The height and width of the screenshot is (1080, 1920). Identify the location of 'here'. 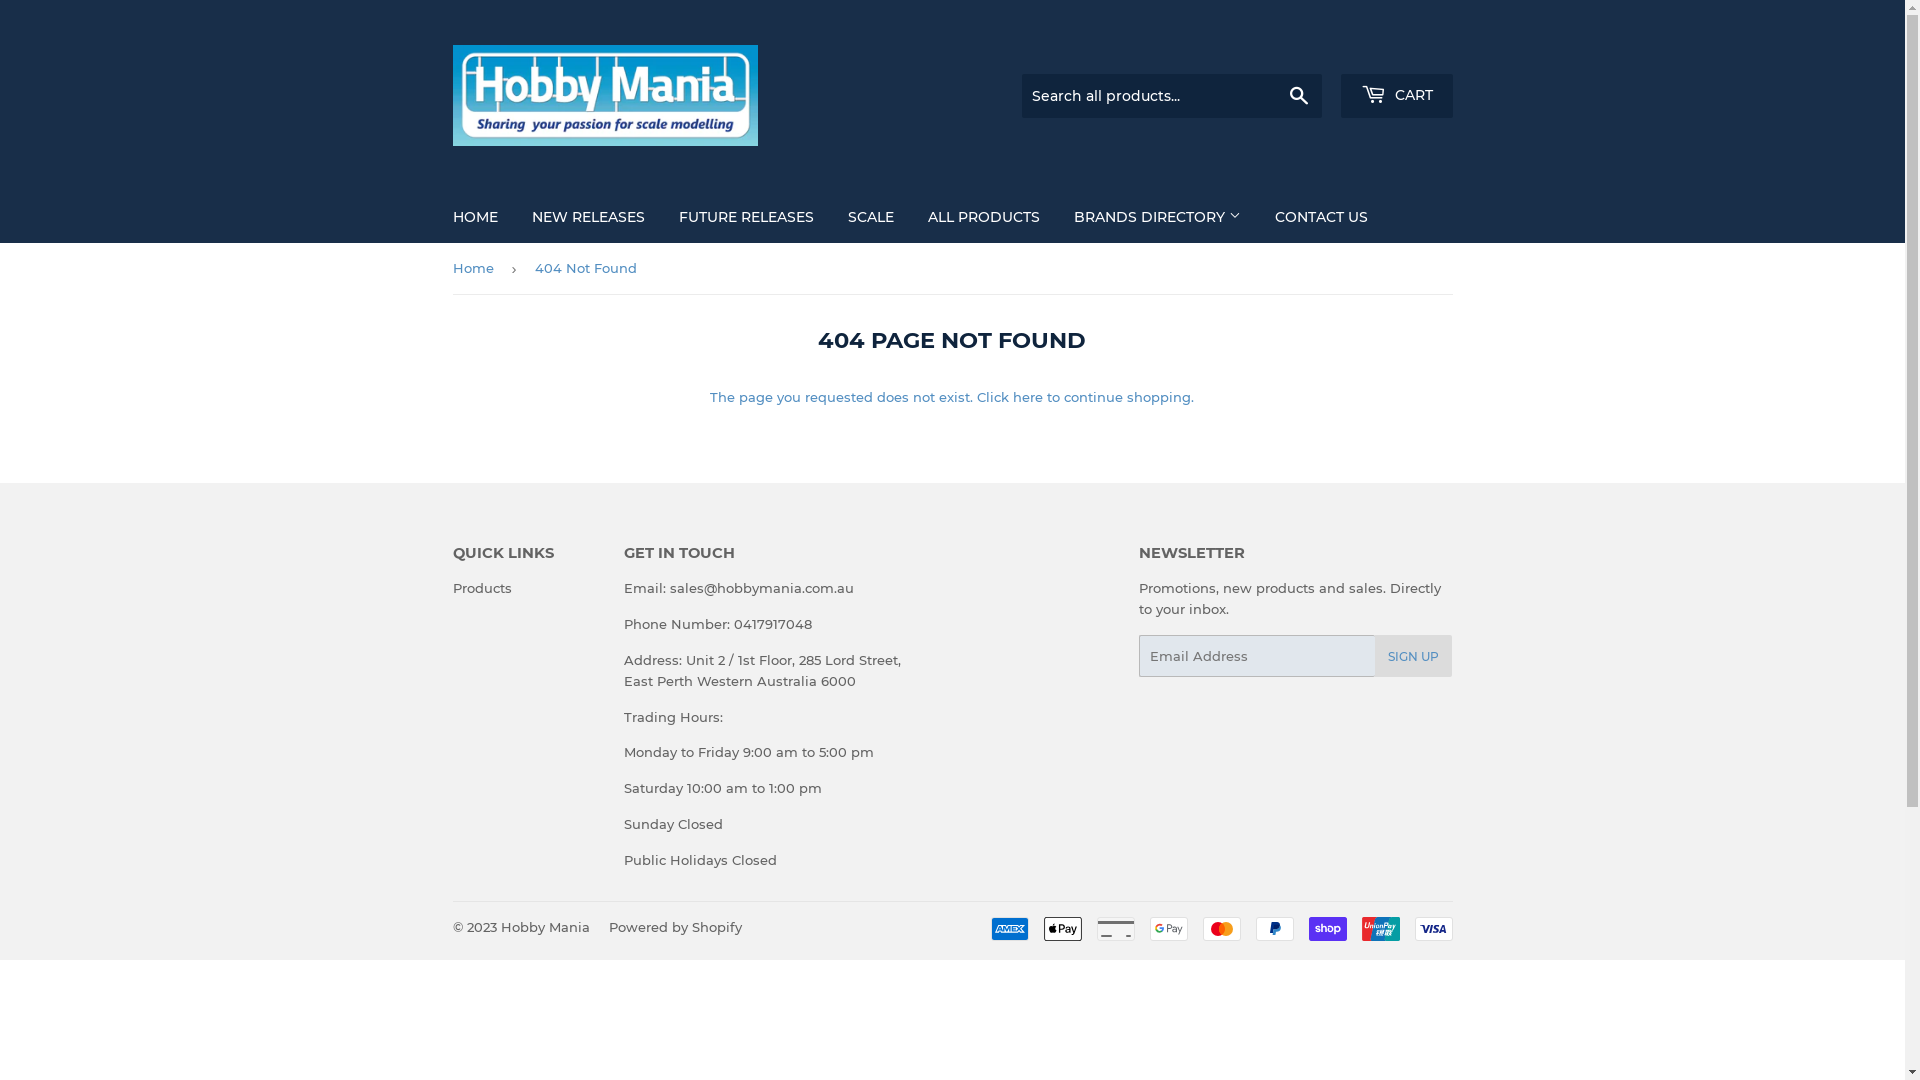
(1027, 397).